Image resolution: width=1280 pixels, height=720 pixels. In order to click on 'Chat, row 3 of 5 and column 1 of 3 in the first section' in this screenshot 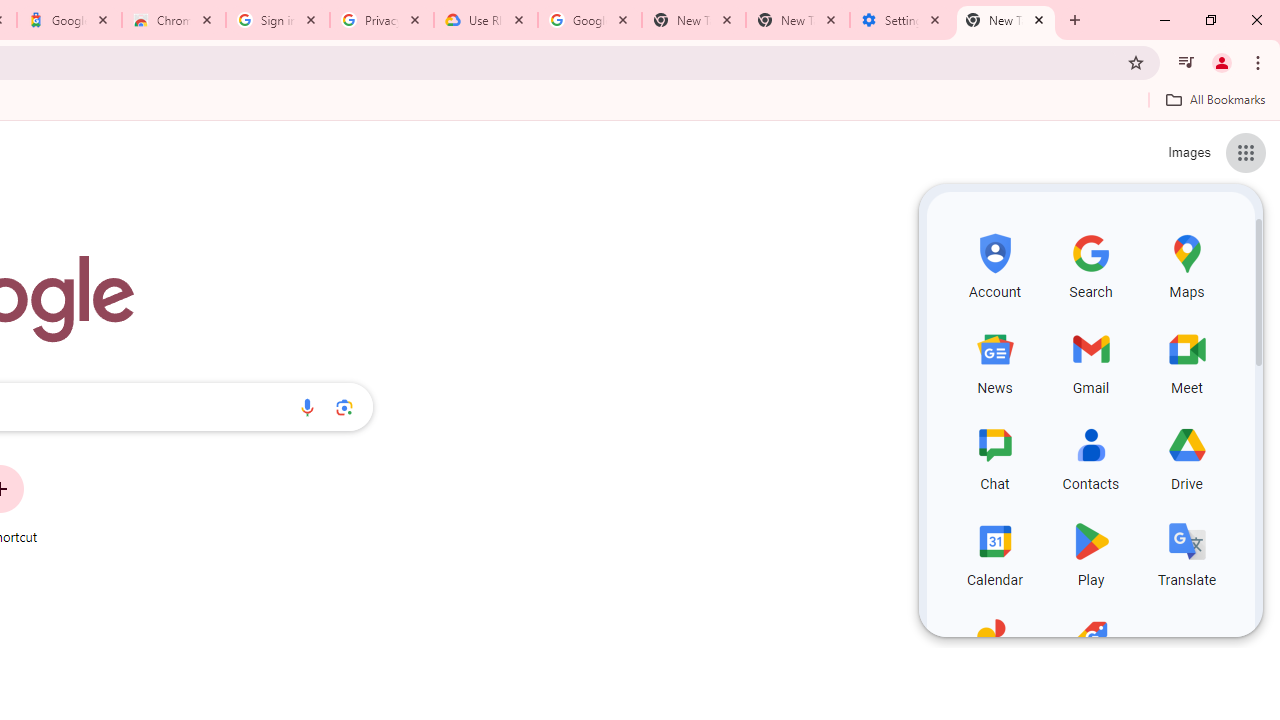, I will do `click(995, 456)`.